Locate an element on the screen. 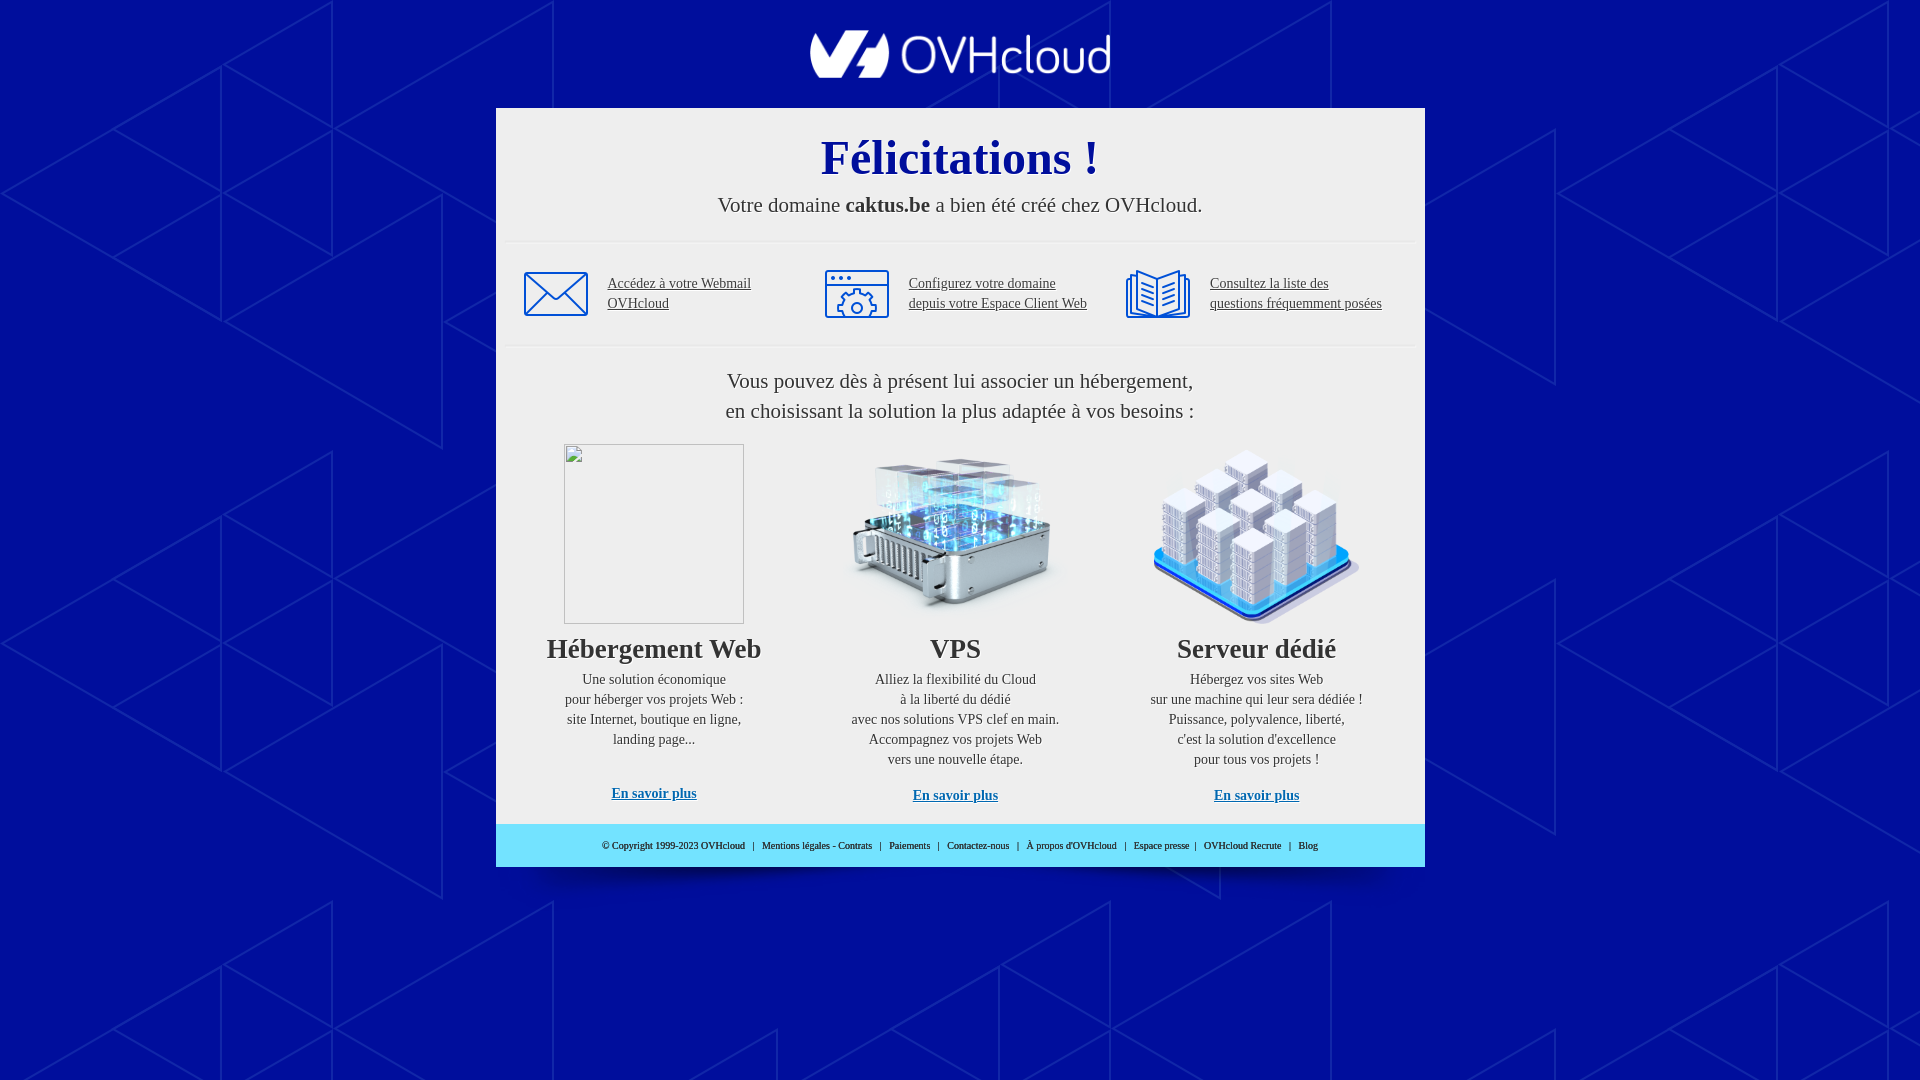 This screenshot has height=1080, width=1920. 'Configurez votre domaine is located at coordinates (998, 293).